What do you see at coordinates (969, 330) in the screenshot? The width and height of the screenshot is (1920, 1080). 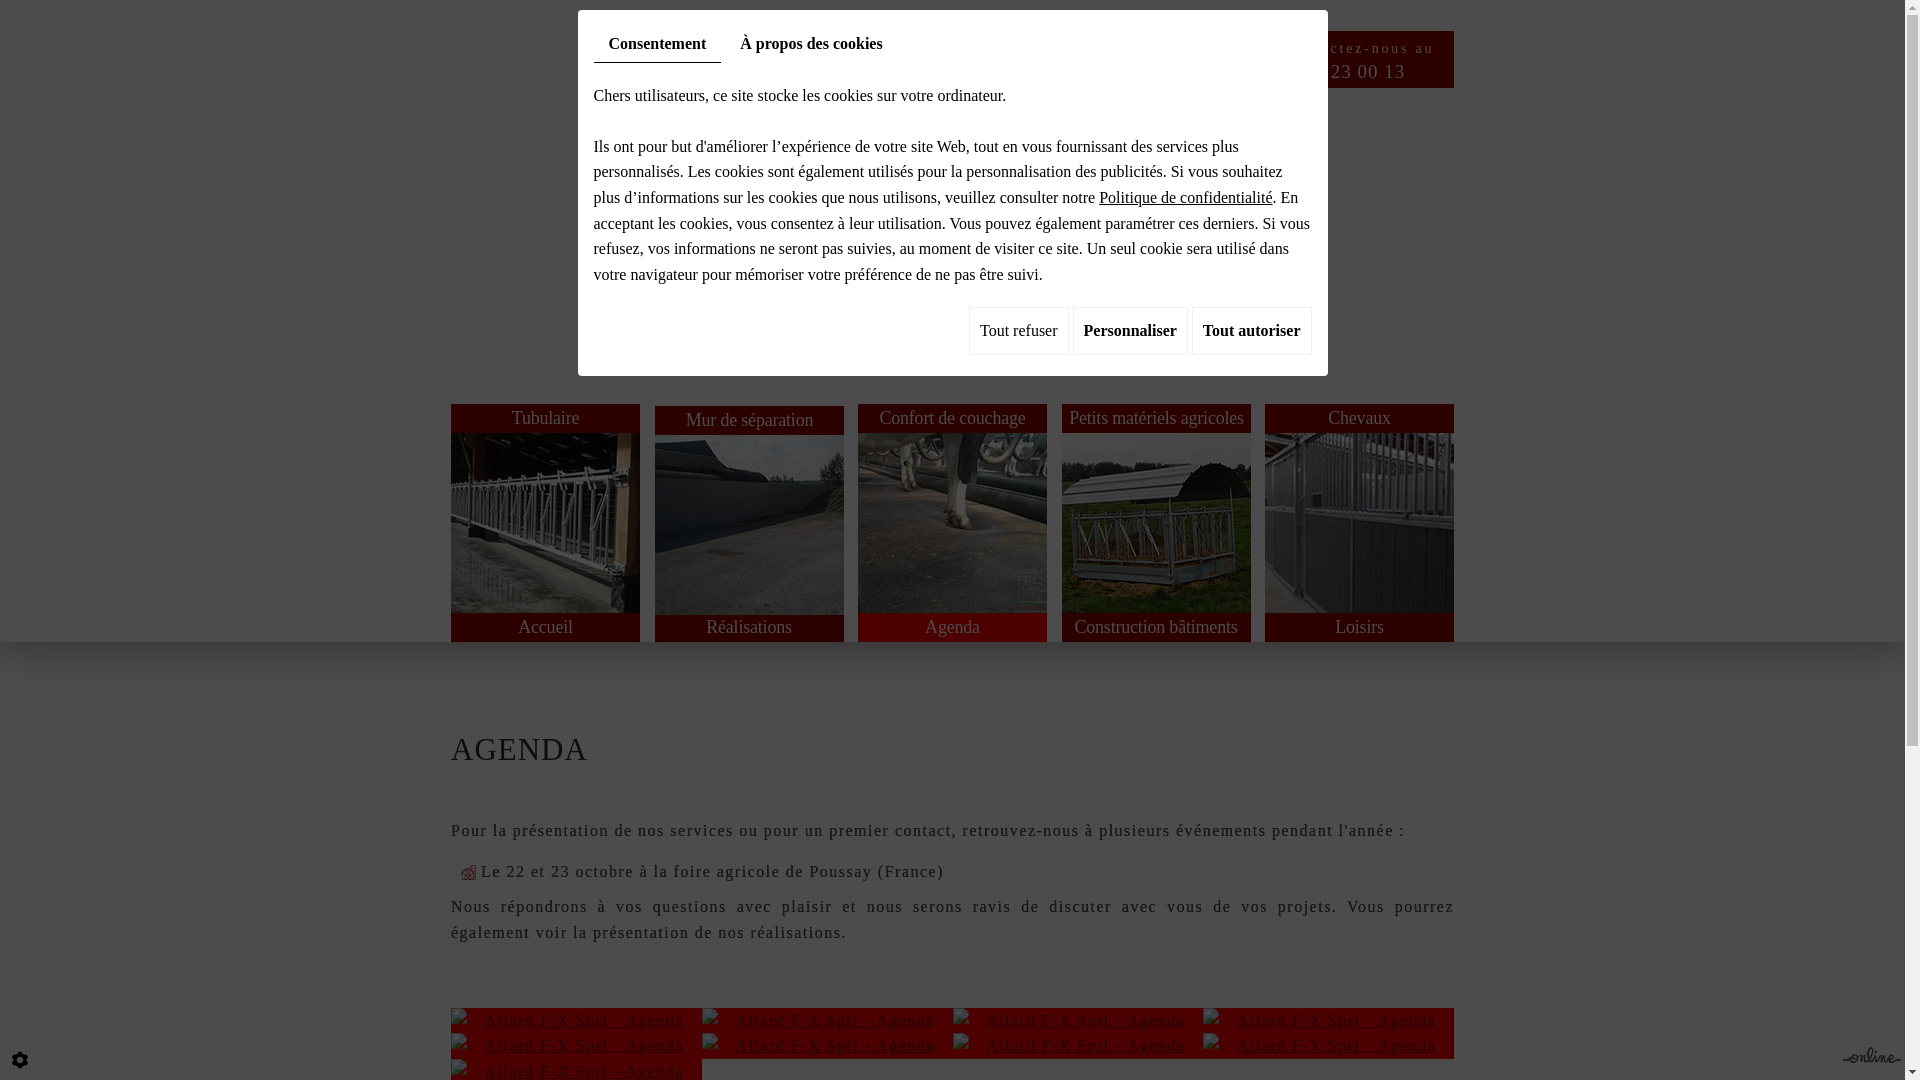 I see `'Tout refuser'` at bounding box center [969, 330].